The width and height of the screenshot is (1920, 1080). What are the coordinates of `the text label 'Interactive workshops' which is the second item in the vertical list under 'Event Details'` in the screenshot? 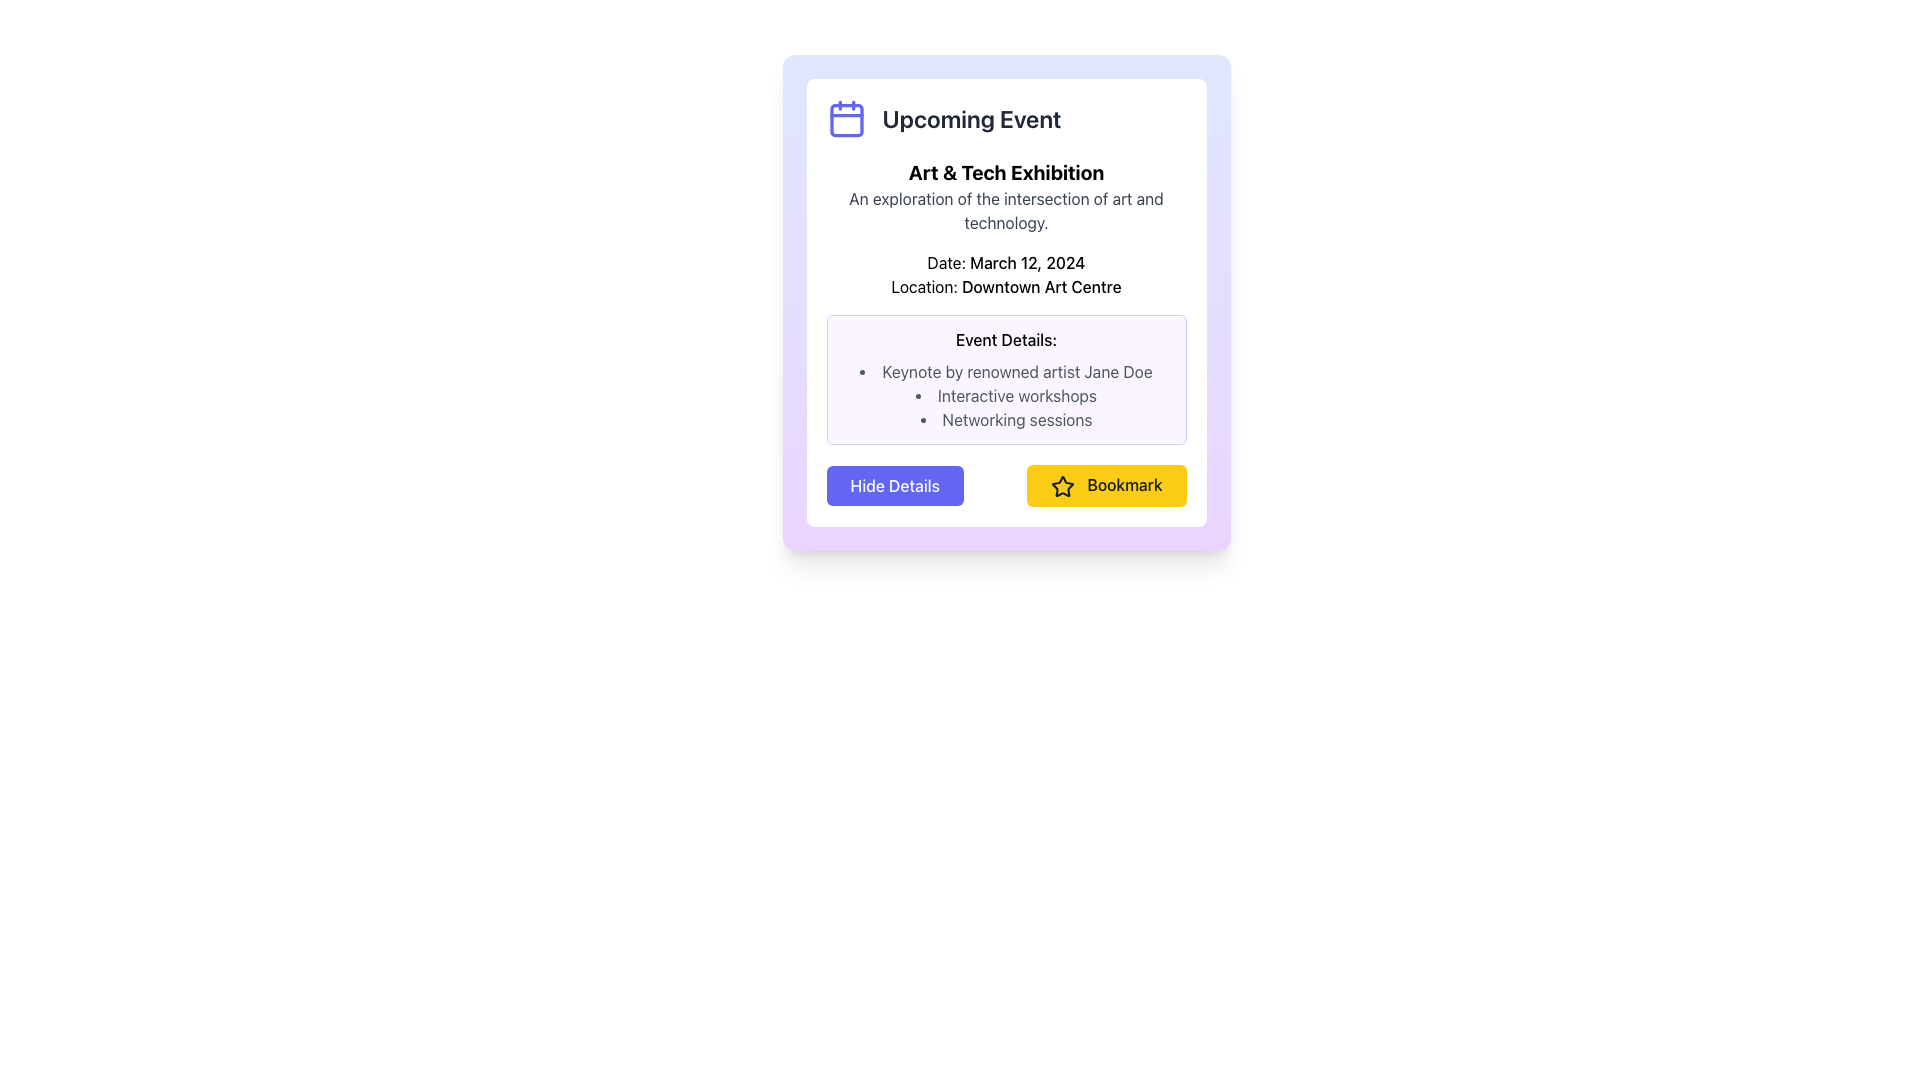 It's located at (1006, 396).